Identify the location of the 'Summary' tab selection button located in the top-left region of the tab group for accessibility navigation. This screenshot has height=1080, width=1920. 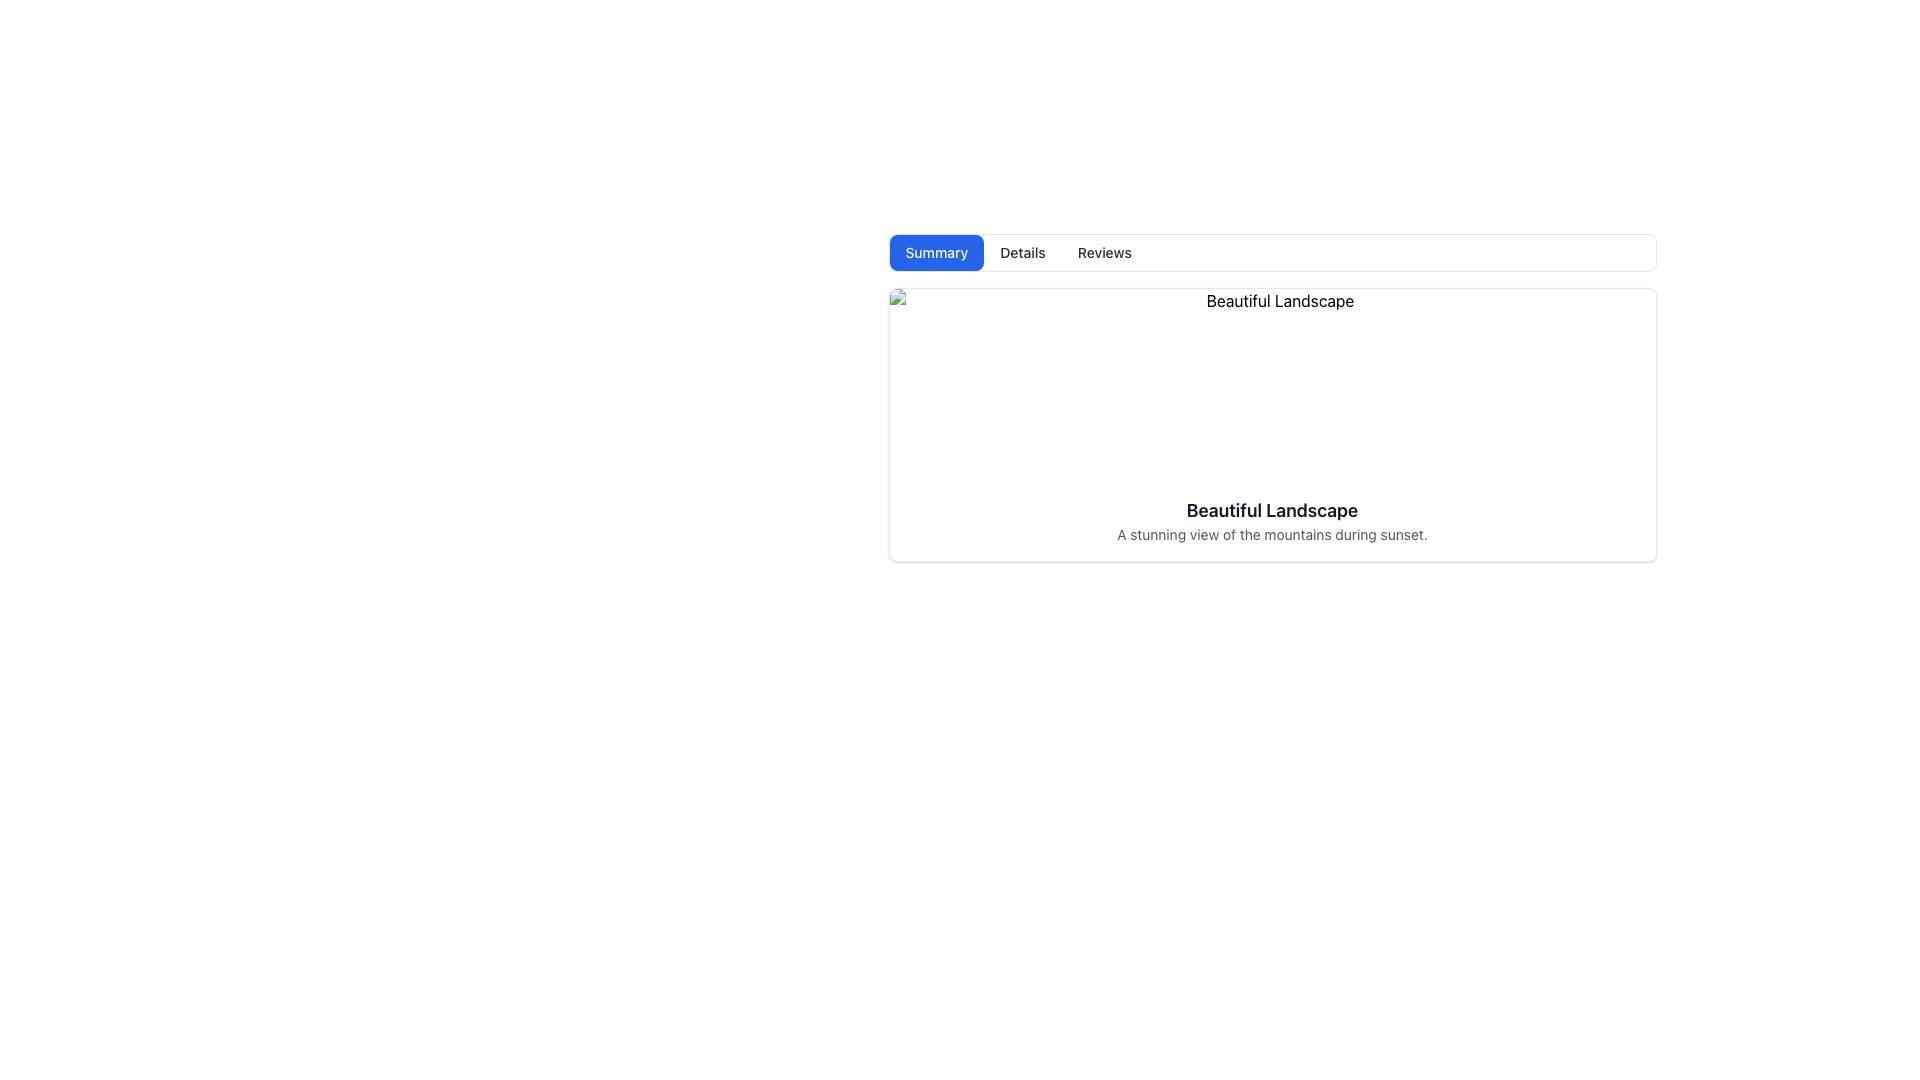
(935, 252).